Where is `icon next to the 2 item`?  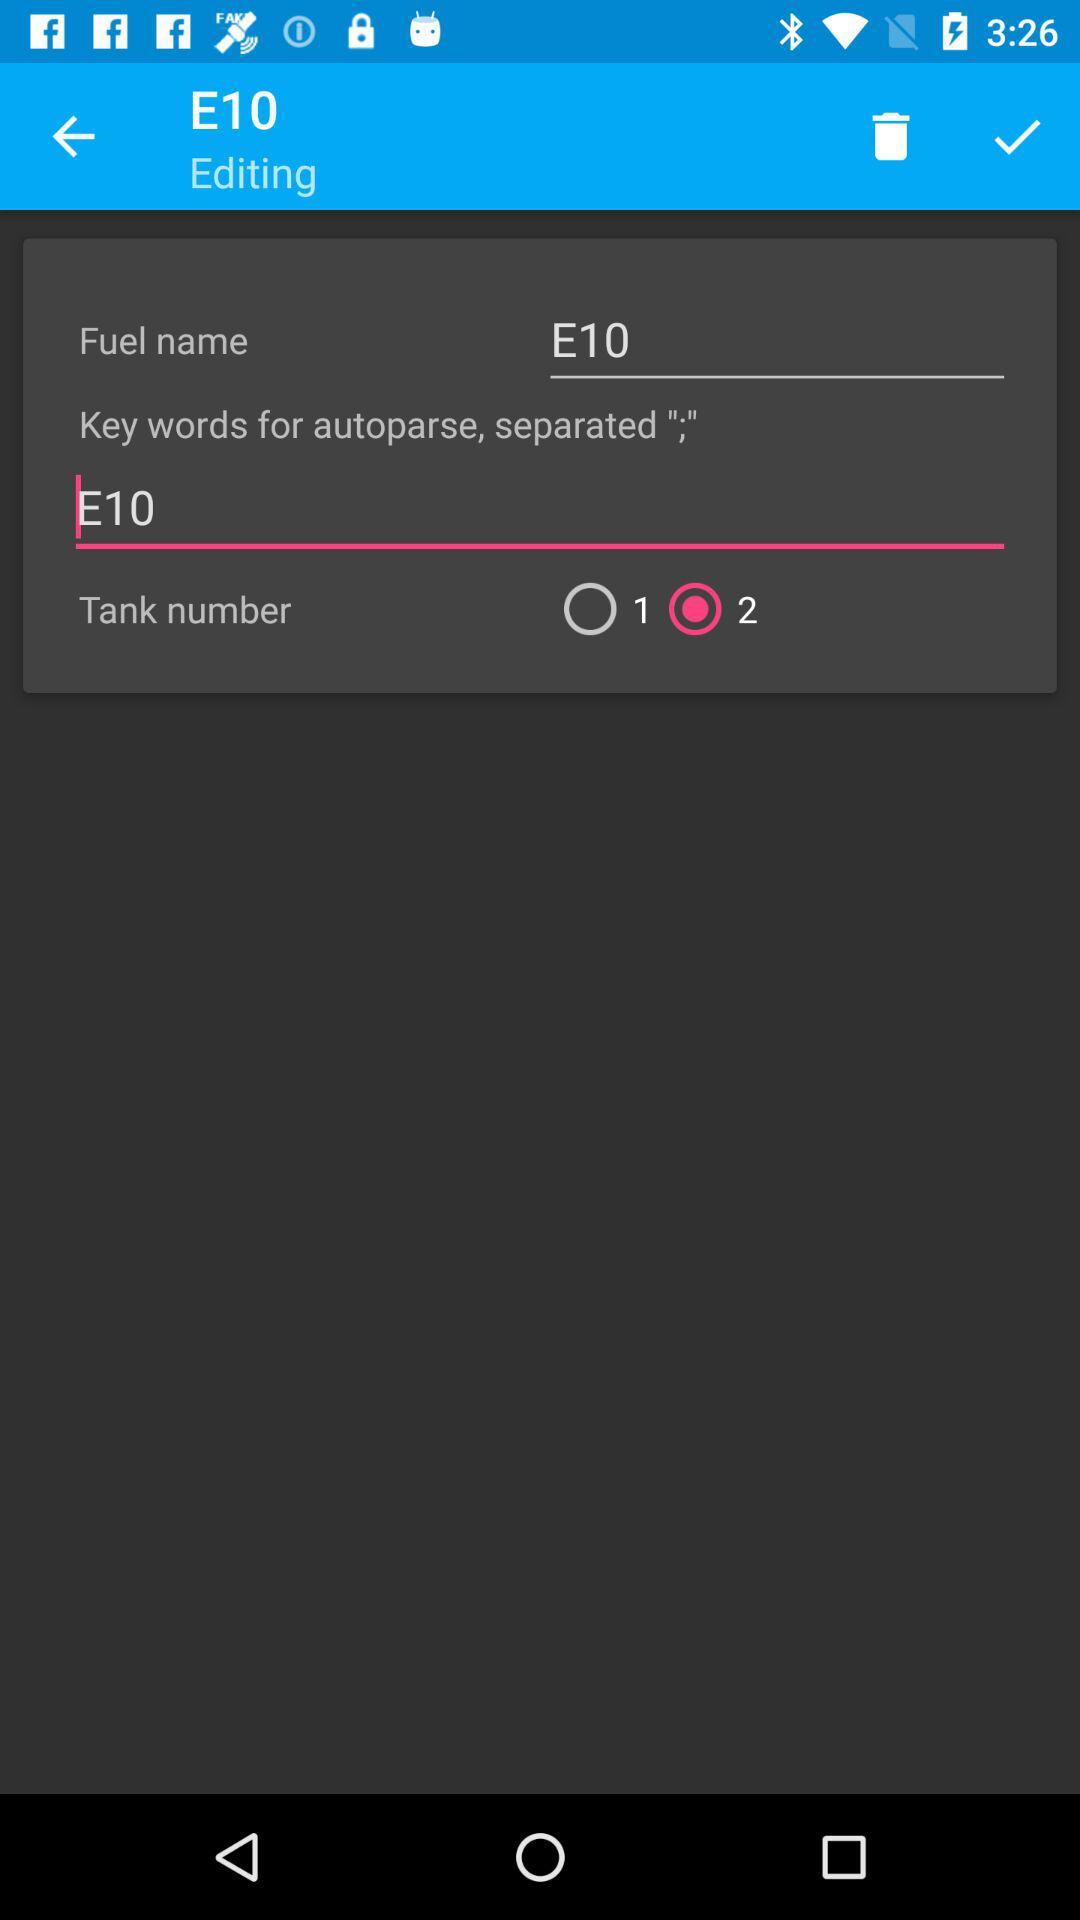 icon next to the 2 item is located at coordinates (599, 608).